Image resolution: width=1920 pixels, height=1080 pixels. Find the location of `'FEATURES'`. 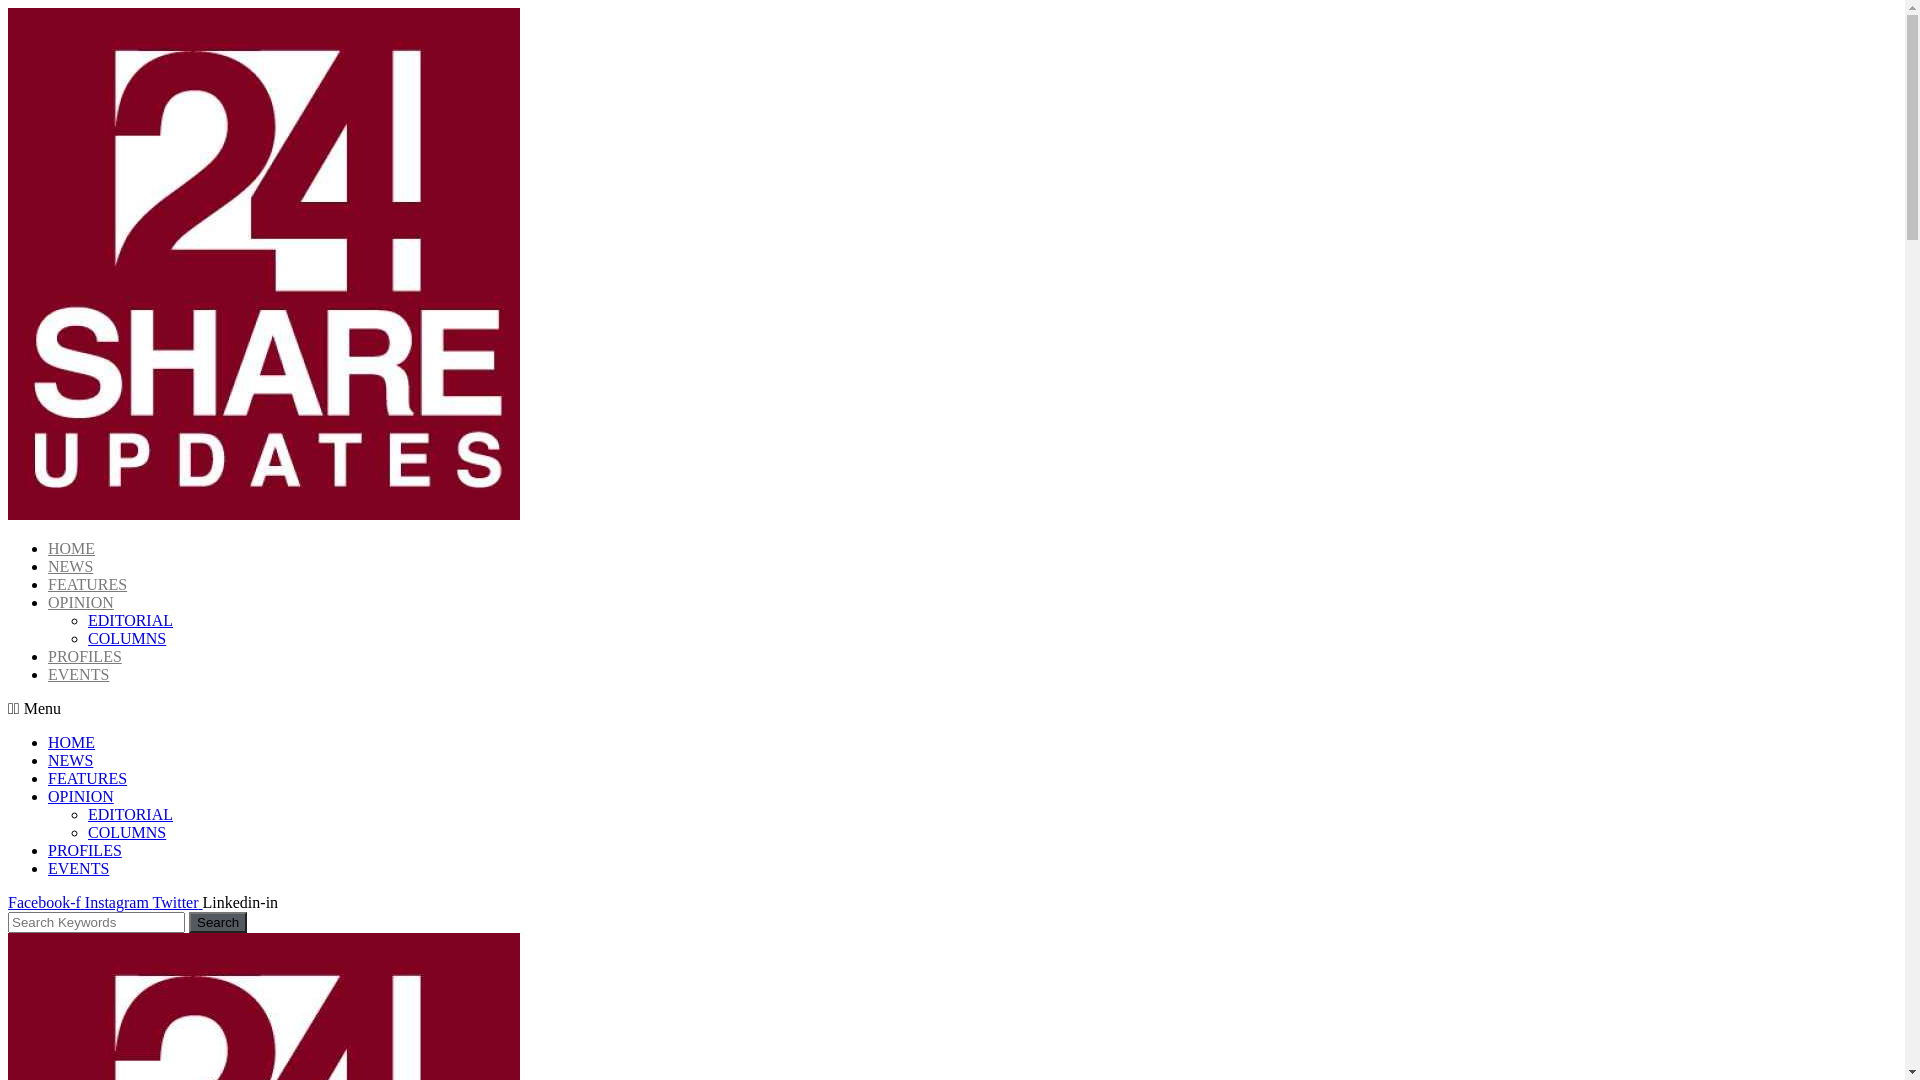

'FEATURES' is located at coordinates (86, 584).